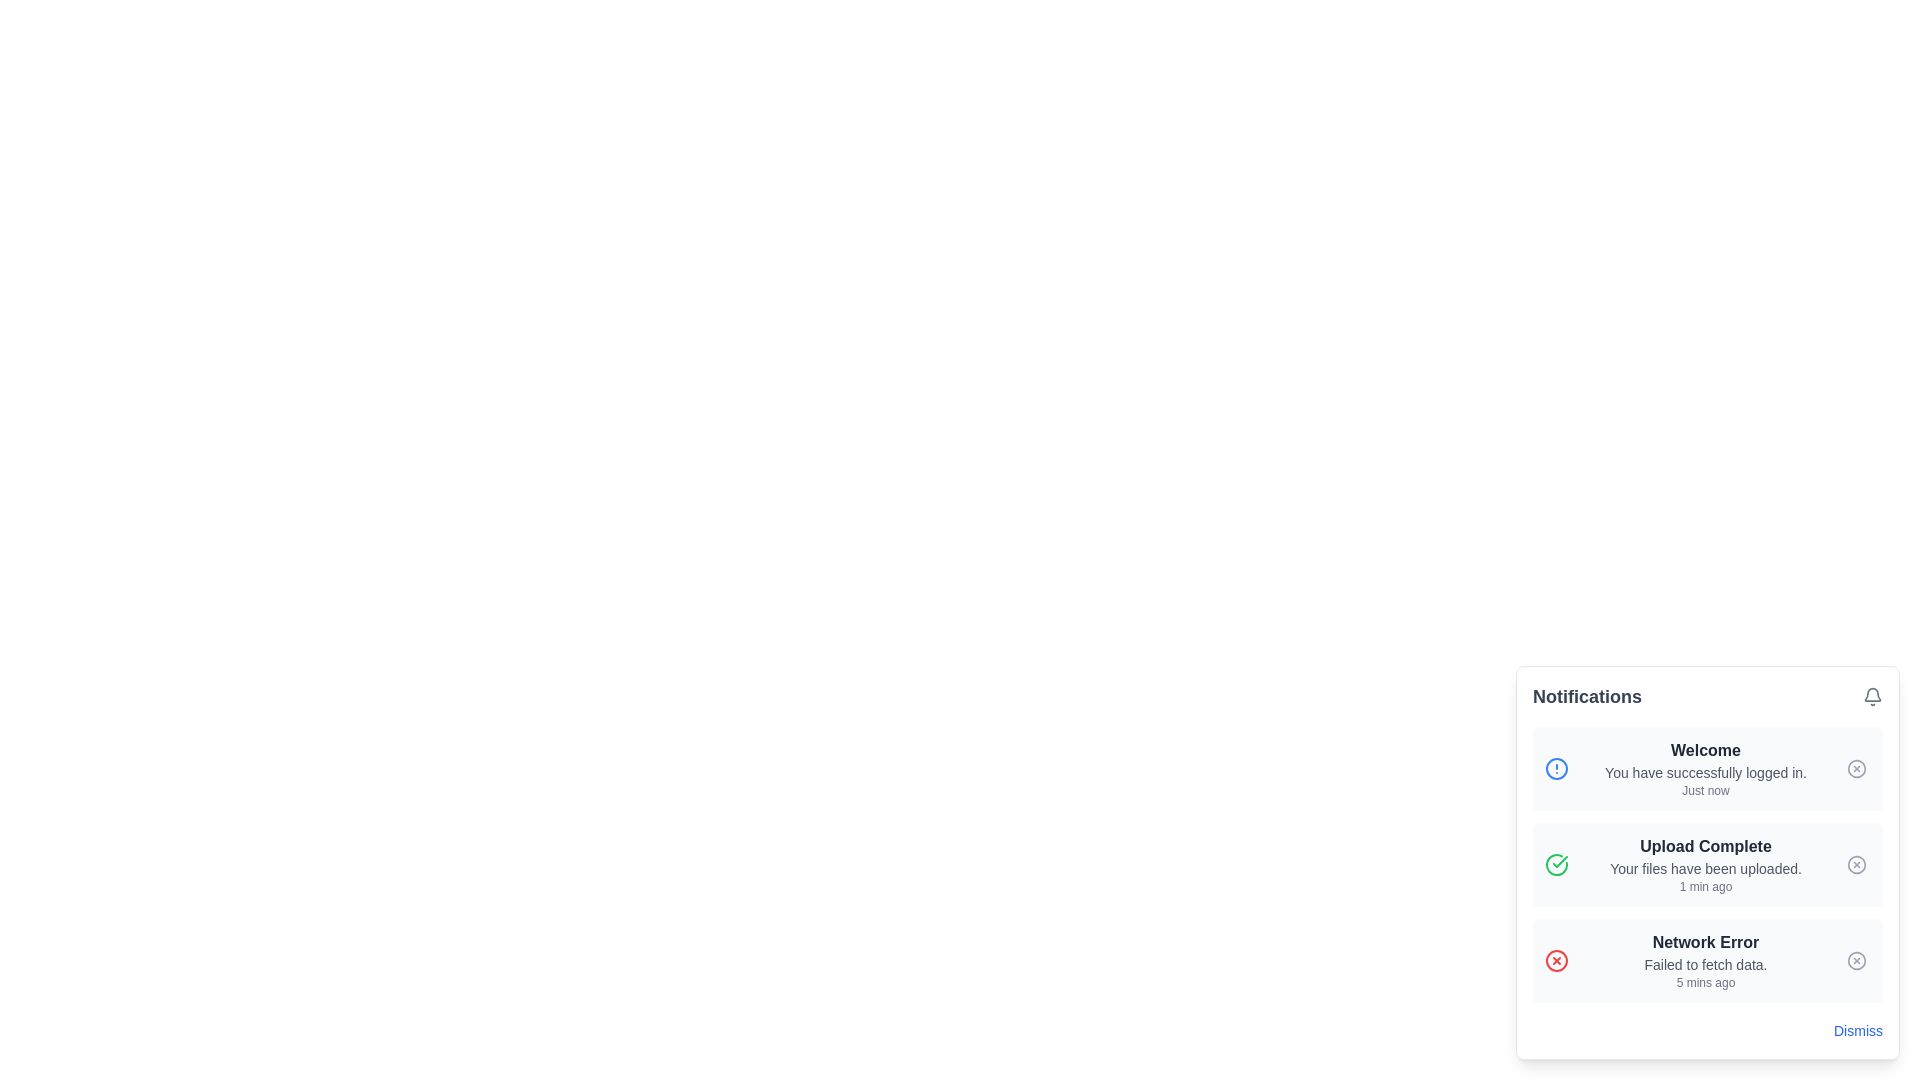 This screenshot has height=1080, width=1920. What do you see at coordinates (1704, 767) in the screenshot?
I see `message content of the first notification in the Notifications panel, which welcomes the user and confirms a successful login` at bounding box center [1704, 767].